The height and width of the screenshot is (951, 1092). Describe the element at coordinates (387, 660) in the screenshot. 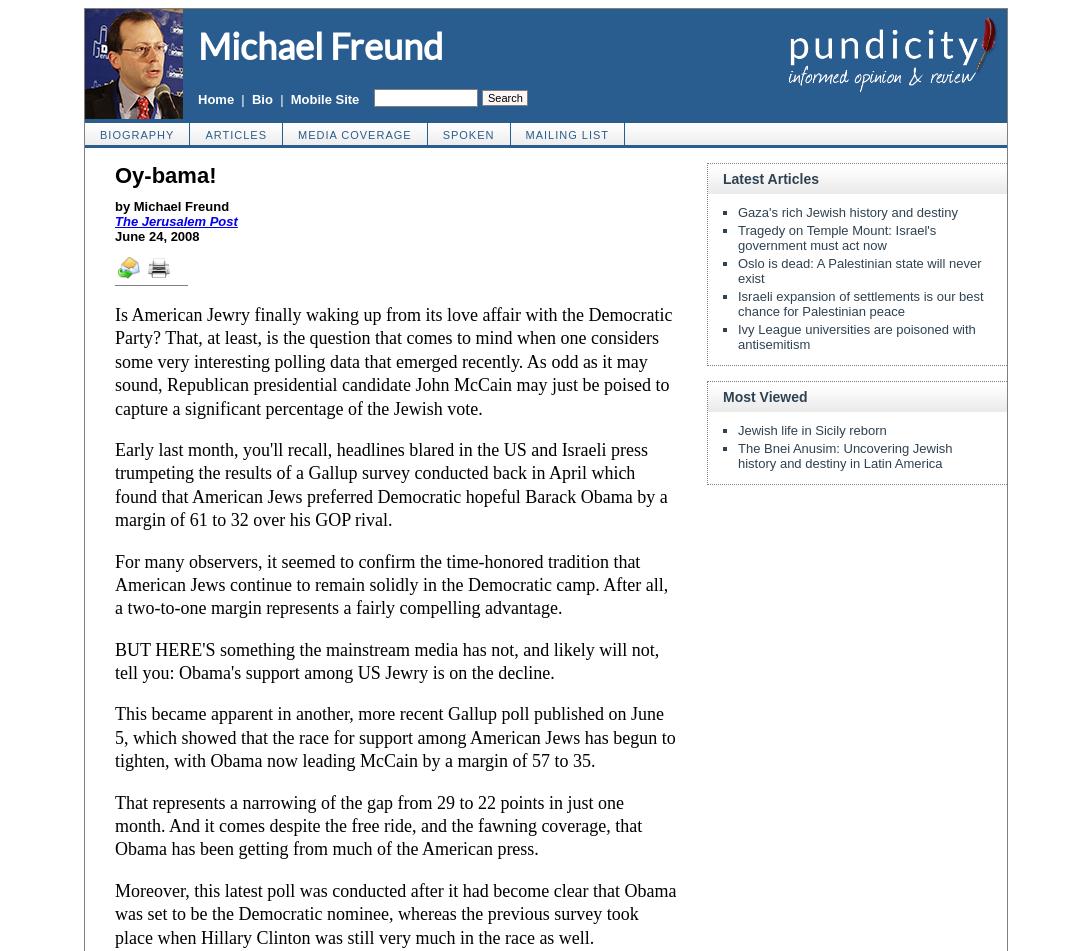

I see `'BUT HERE'S something the mainstream media has not, and likely will not, tell you: Obama's support among US Jewry is on the decline.'` at that location.